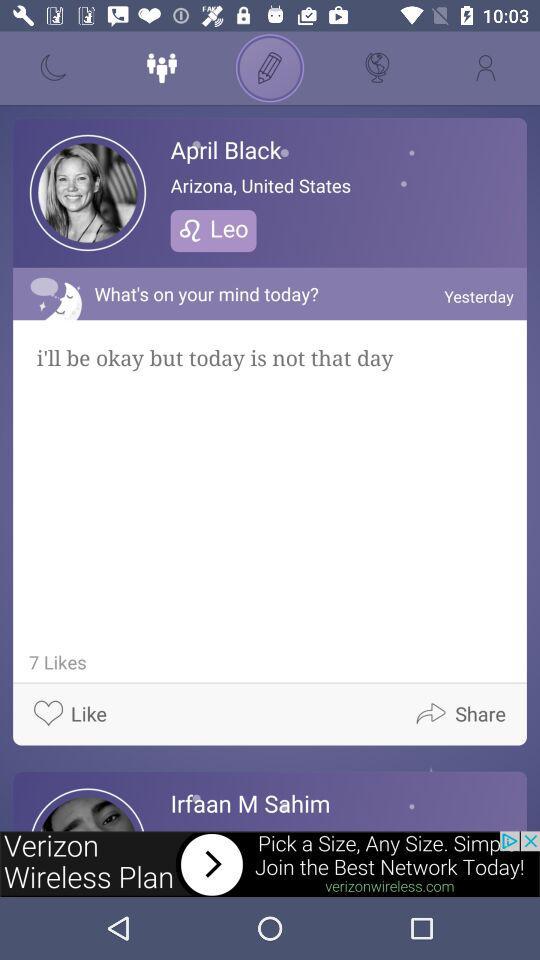 The width and height of the screenshot is (540, 960). Describe the element at coordinates (250, 803) in the screenshot. I see `the text irfaan m sahim` at that location.